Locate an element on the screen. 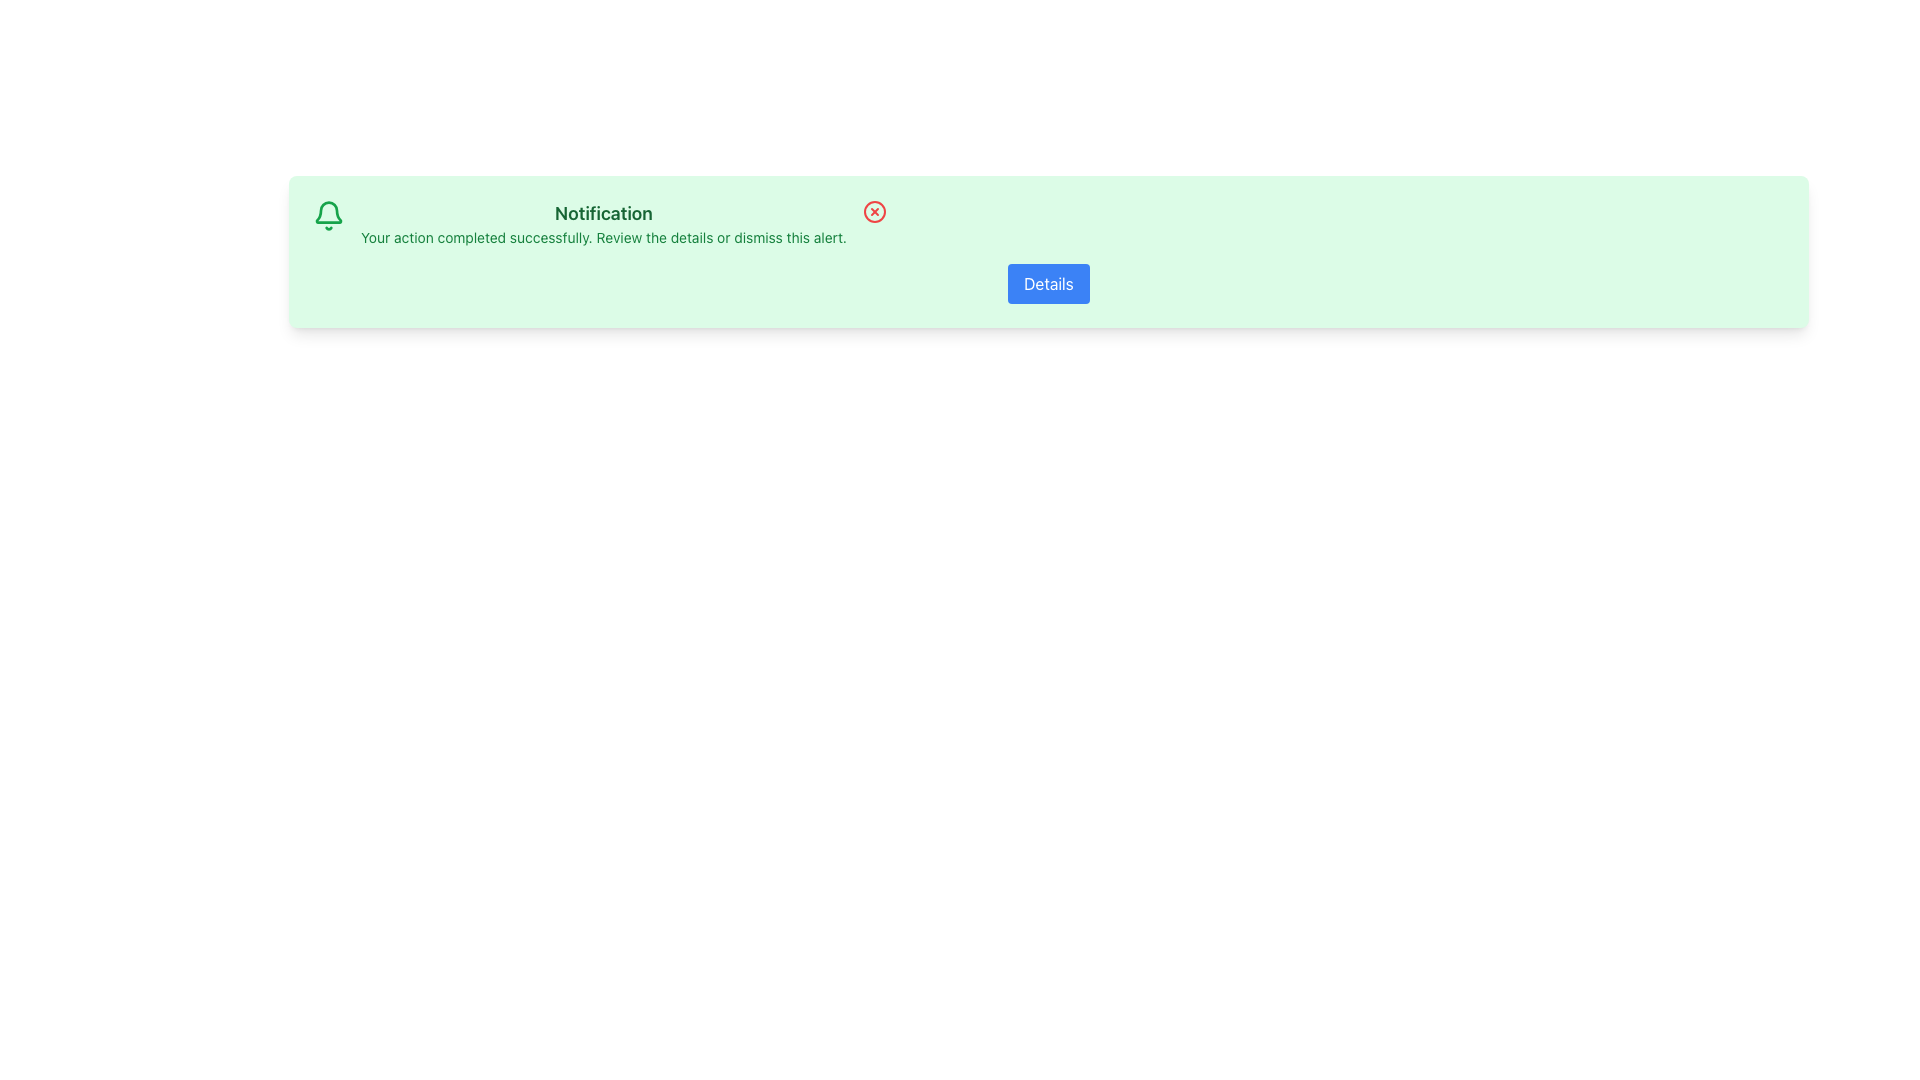  the bold green 'Notification' text label at the center of the notification banner, which is visually distinct and positioned above secondary text is located at coordinates (603, 213).